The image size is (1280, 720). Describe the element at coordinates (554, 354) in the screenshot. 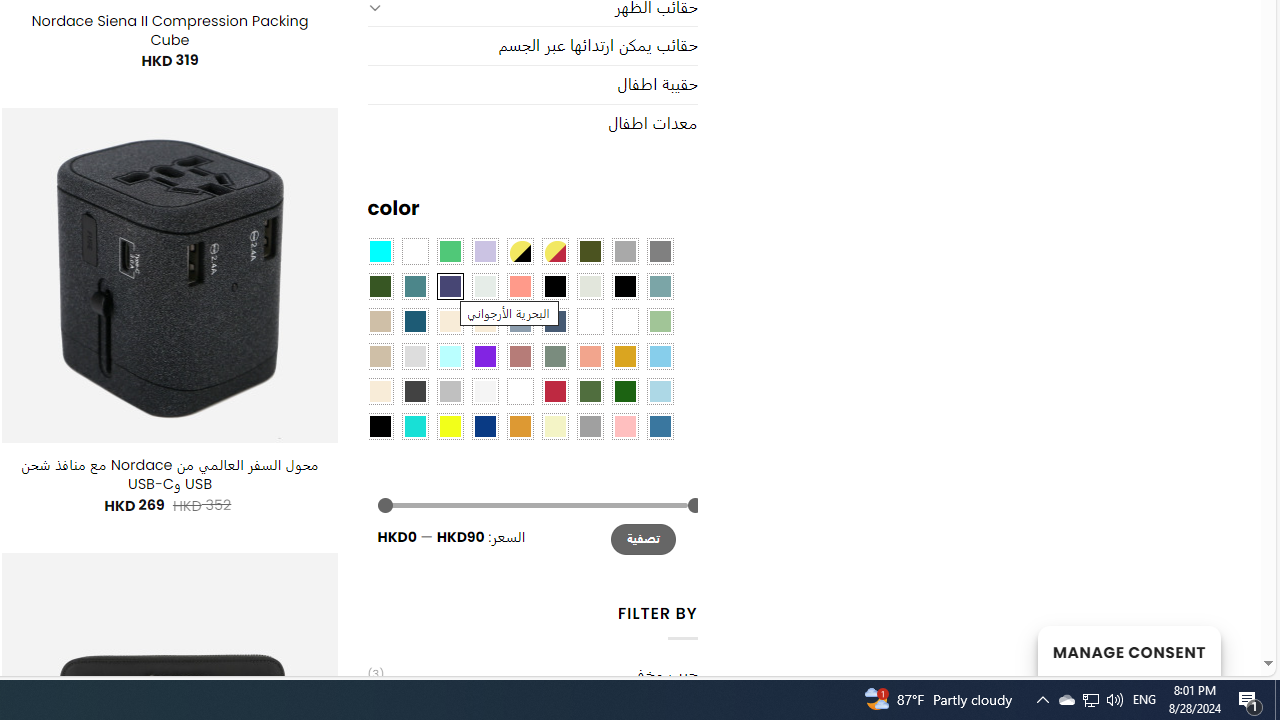

I see `'Sage'` at that location.